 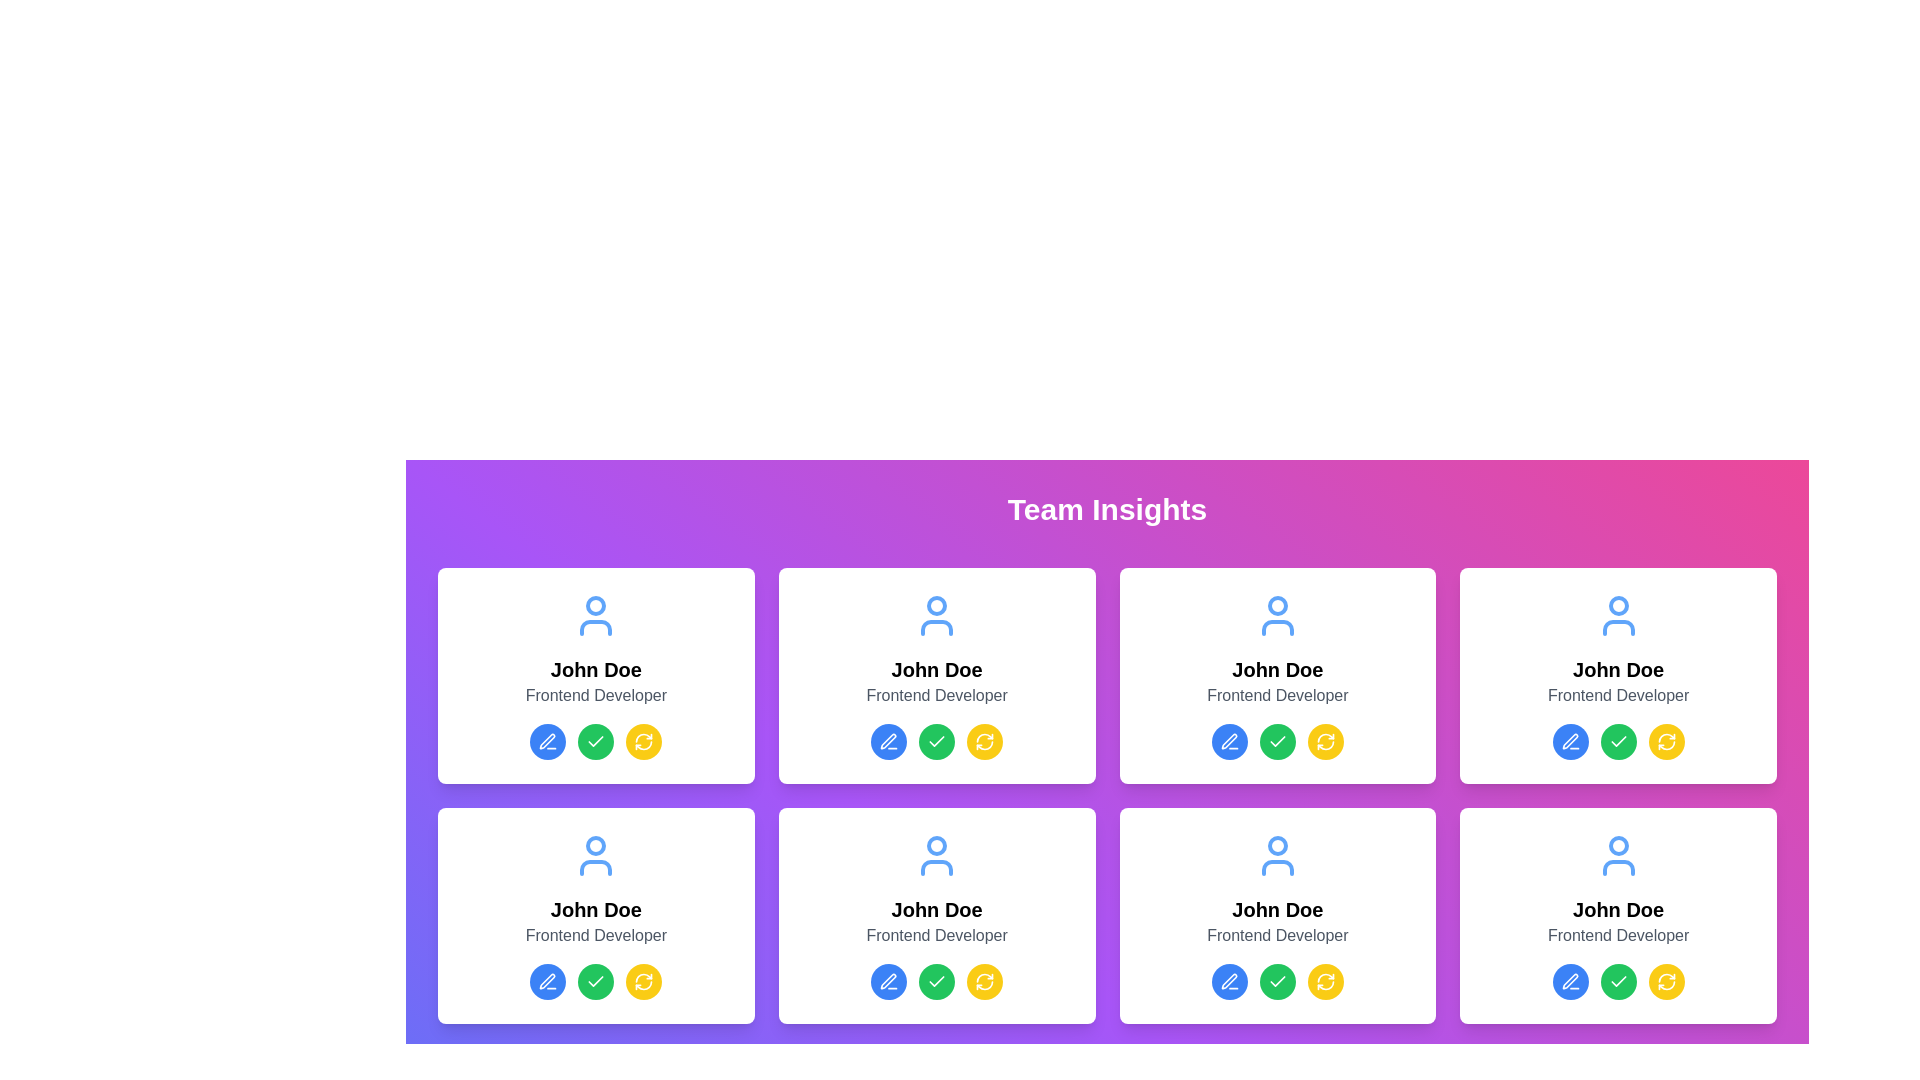 What do you see at coordinates (1618, 981) in the screenshot?
I see `the checkmark icon button located beneath the text 'Frontend Developer' in the bottom row of the grid, which is part of the rightmost profile card` at bounding box center [1618, 981].